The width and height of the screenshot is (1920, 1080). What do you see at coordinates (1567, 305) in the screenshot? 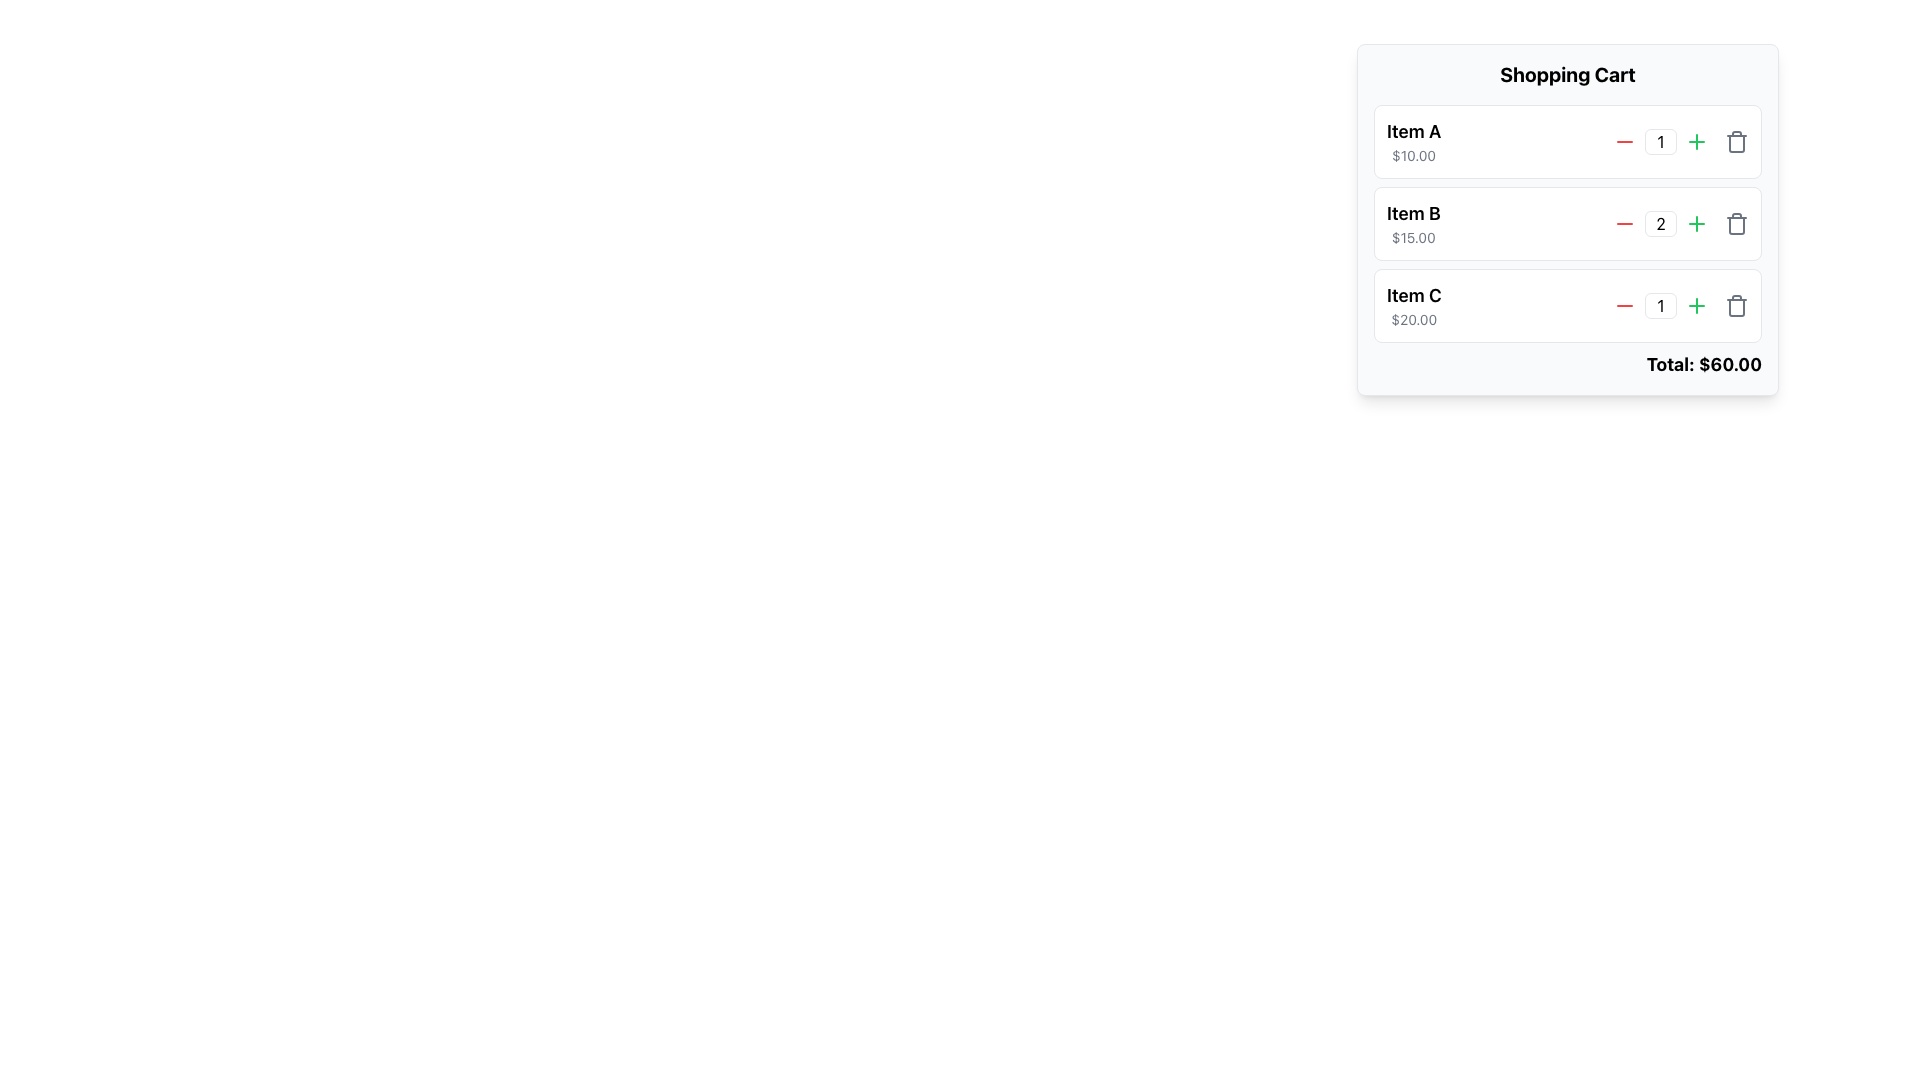
I see `the increment button for the third product item entry in the shopping cart to increase its quantity` at bounding box center [1567, 305].